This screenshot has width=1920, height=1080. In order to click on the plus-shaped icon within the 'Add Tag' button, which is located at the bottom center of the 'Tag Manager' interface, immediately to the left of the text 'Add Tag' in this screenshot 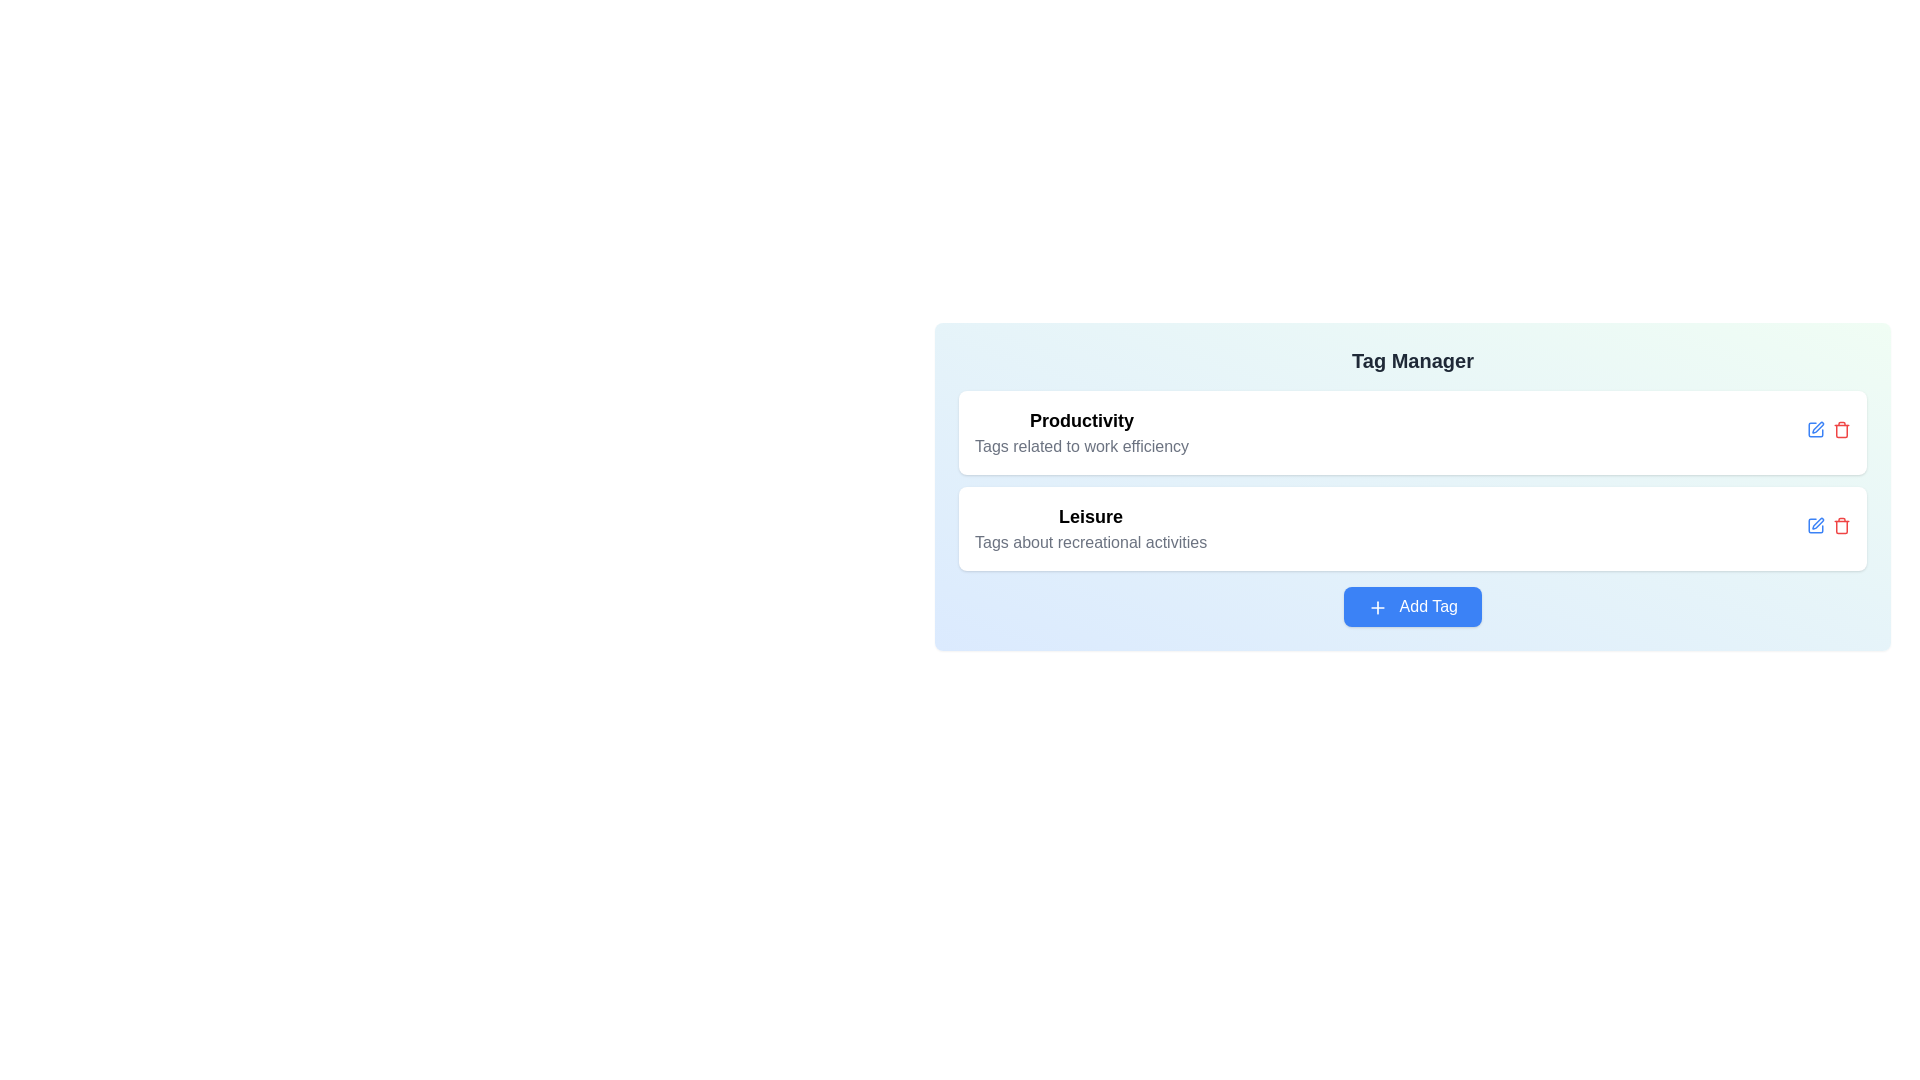, I will do `click(1376, 605)`.